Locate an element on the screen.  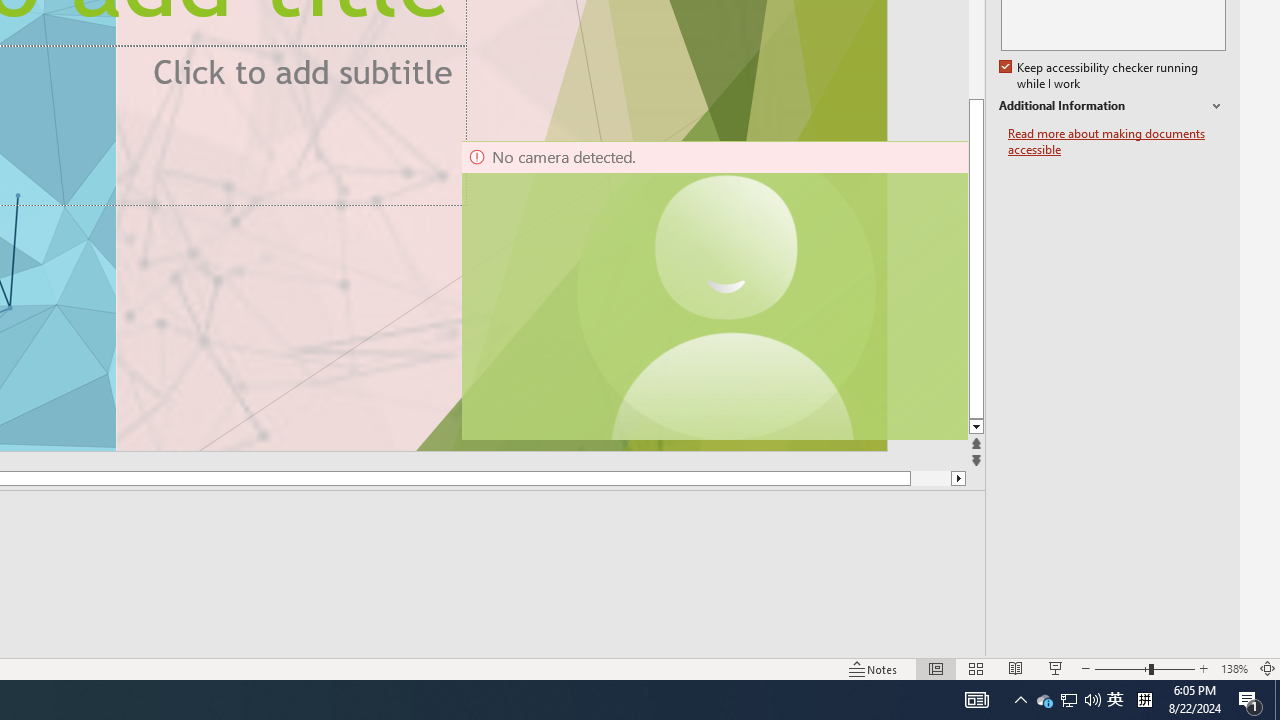
'Zoom In' is located at coordinates (1203, 669).